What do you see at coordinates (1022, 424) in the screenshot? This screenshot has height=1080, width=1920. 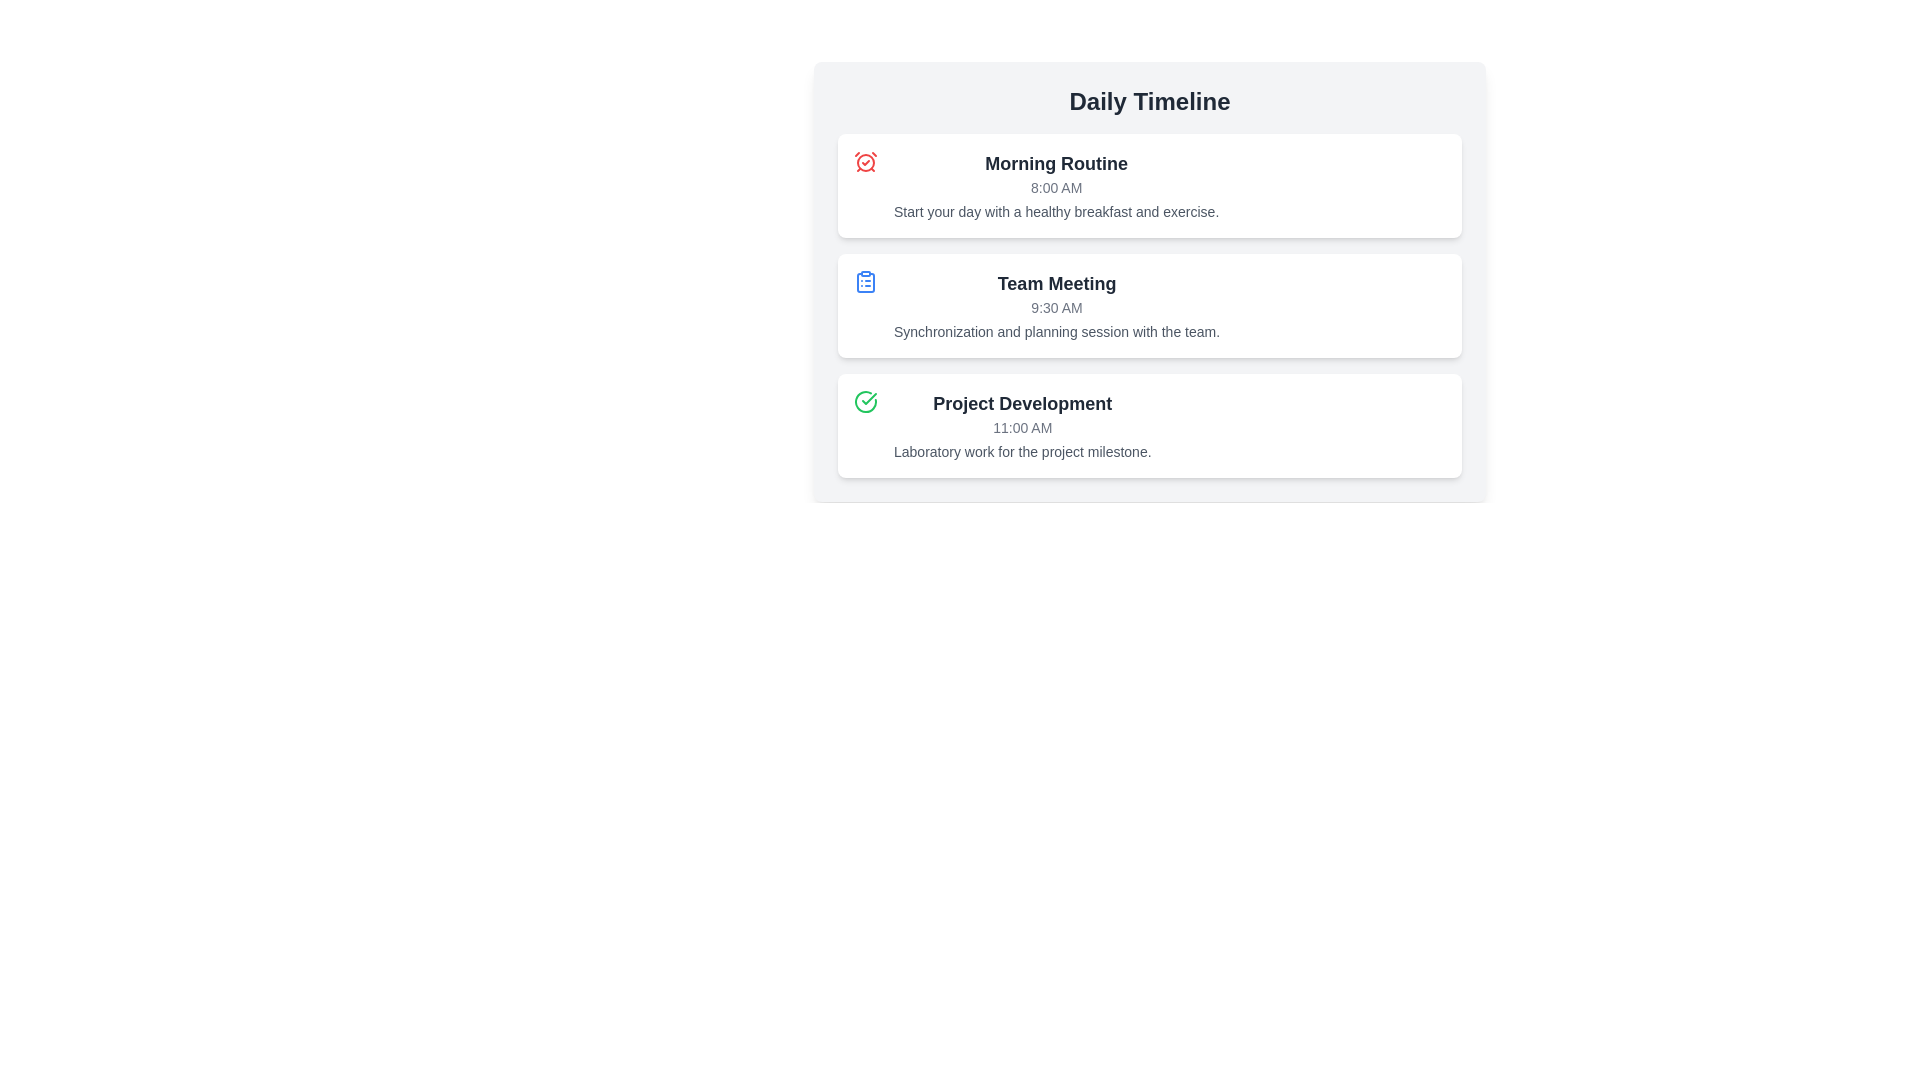 I see `textual content block containing the title 'Project Development', timestamp '11:00 AM', and subtitle 'Laboratory work for the project milestone.' located in the third card of the 'Daily Timeline' interface` at bounding box center [1022, 424].